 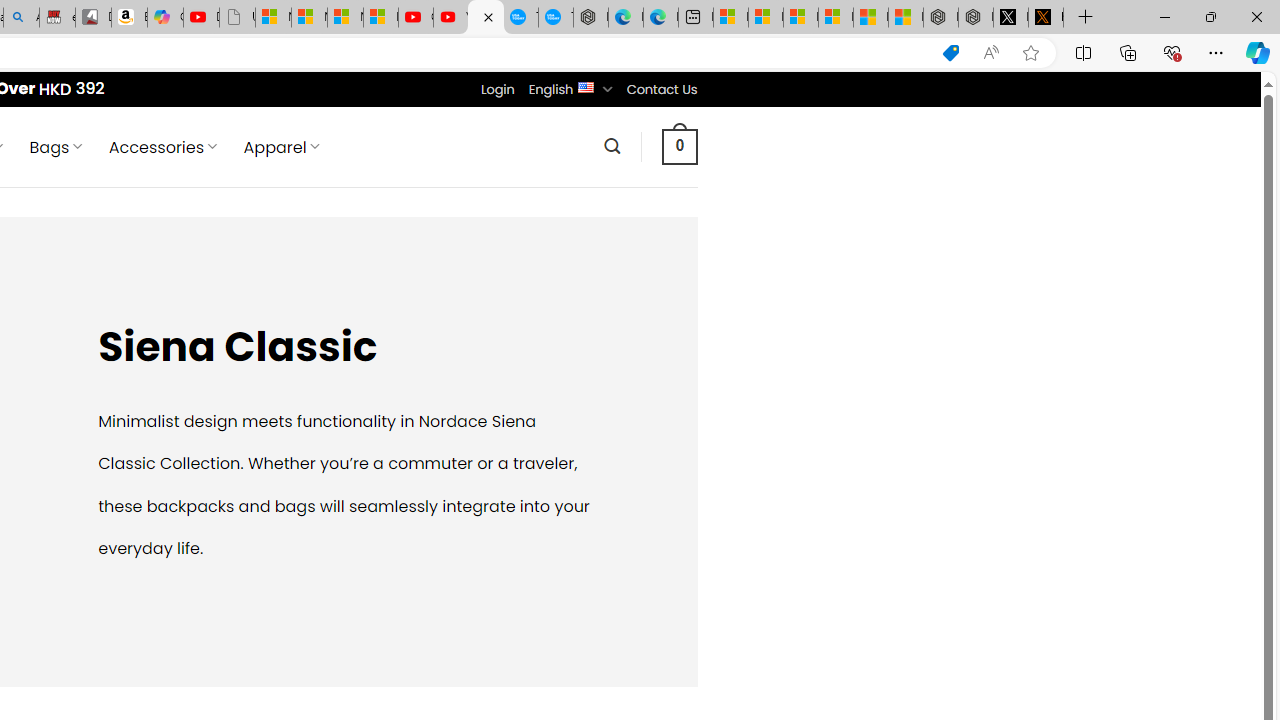 What do you see at coordinates (835, 17) in the screenshot?
I see `'Microsoft account | Privacy'` at bounding box center [835, 17].